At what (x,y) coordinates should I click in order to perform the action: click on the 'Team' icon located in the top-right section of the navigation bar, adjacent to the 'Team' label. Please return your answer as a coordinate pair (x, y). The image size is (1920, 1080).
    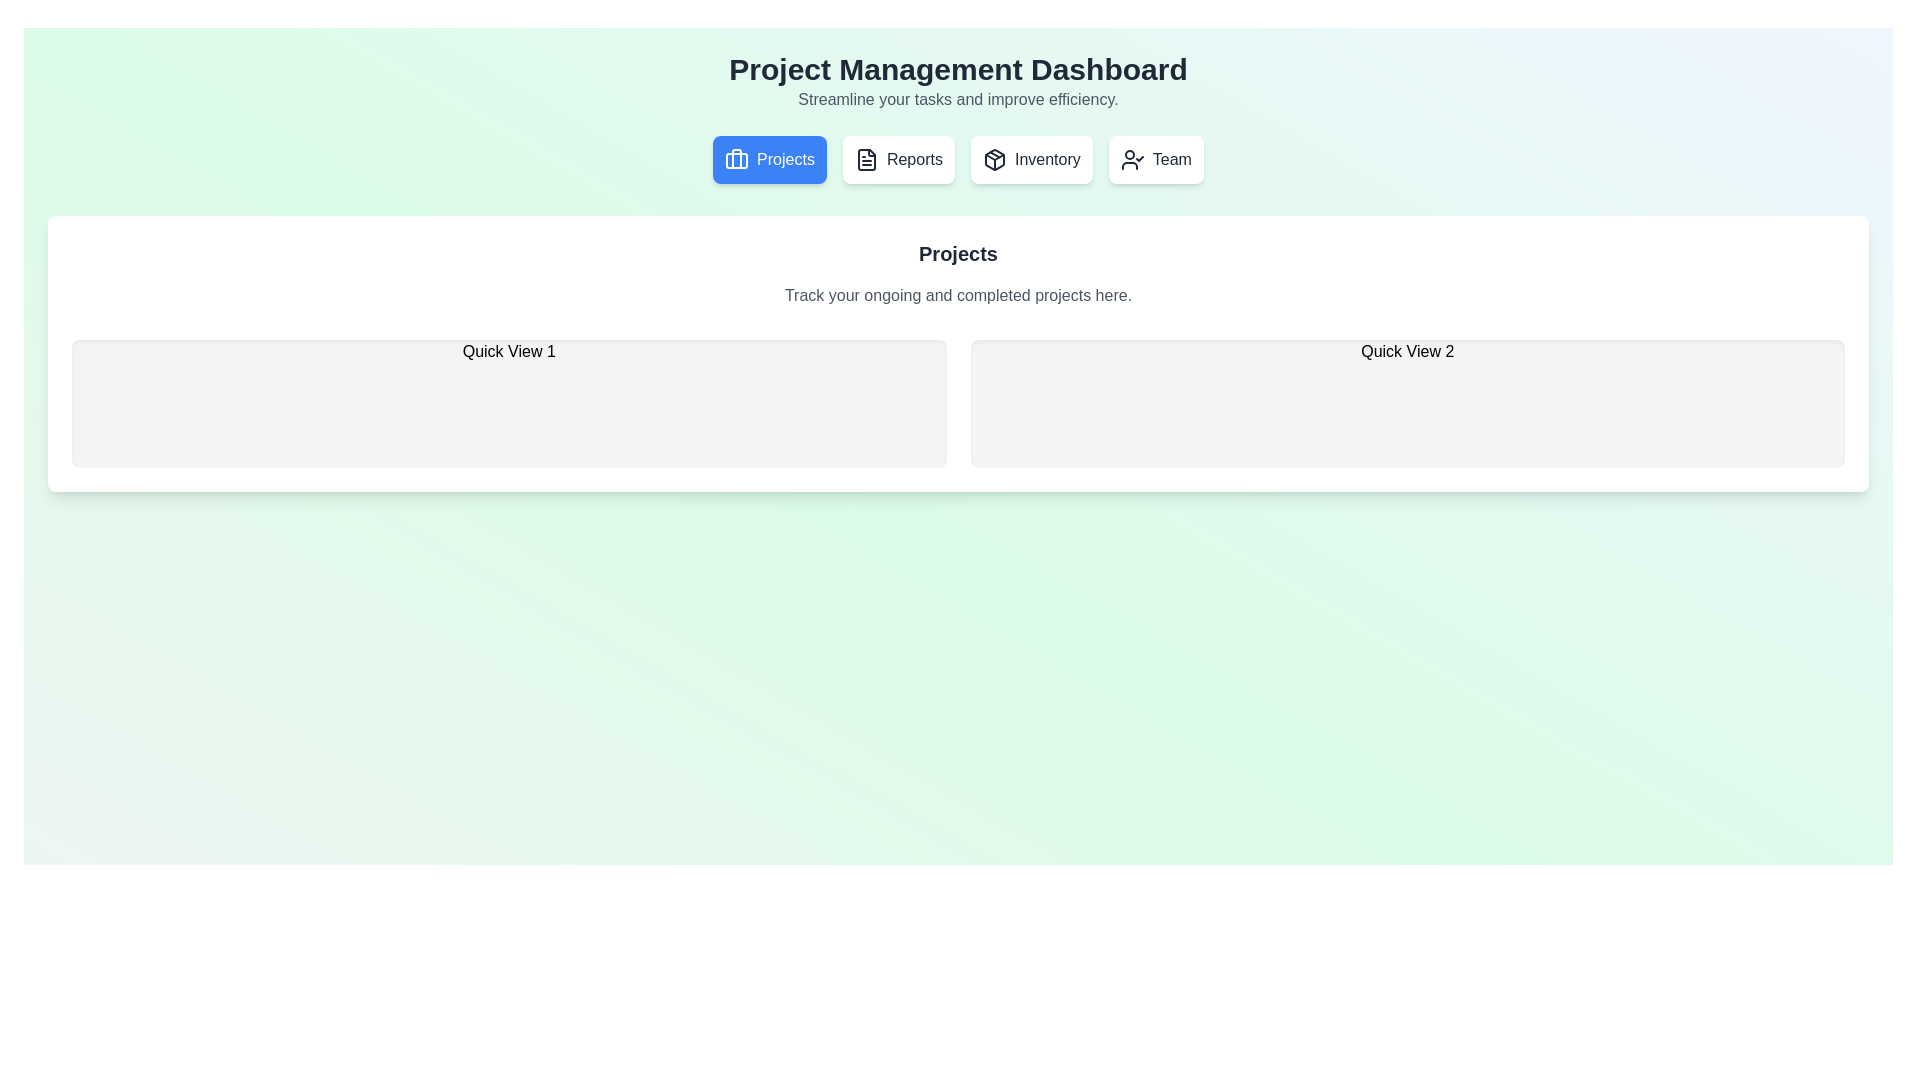
    Looking at the image, I should click on (1132, 158).